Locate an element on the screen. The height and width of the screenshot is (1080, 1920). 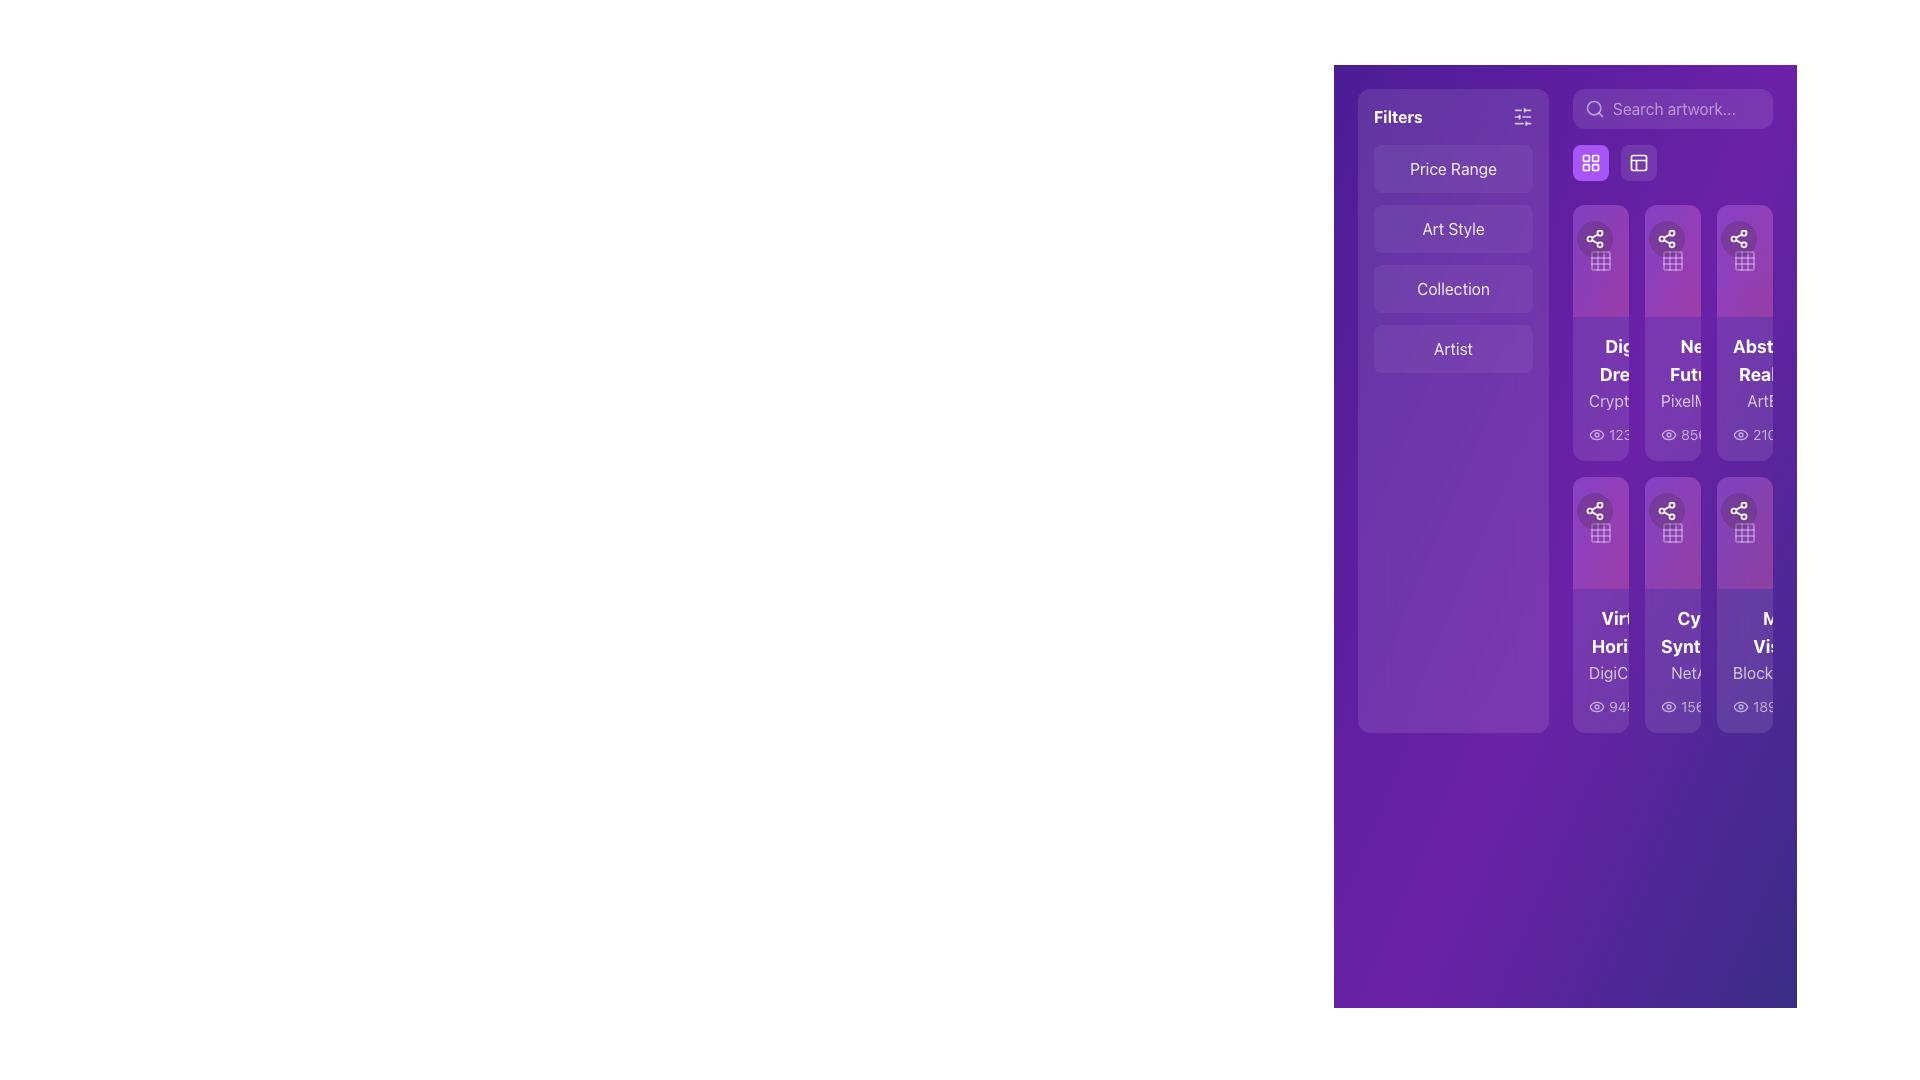
the 'Art Style' button, which is a rectangular button with rounded corners and contains the text 'Art Style' centered within it, located under the 'Filters' section is located at coordinates (1453, 227).